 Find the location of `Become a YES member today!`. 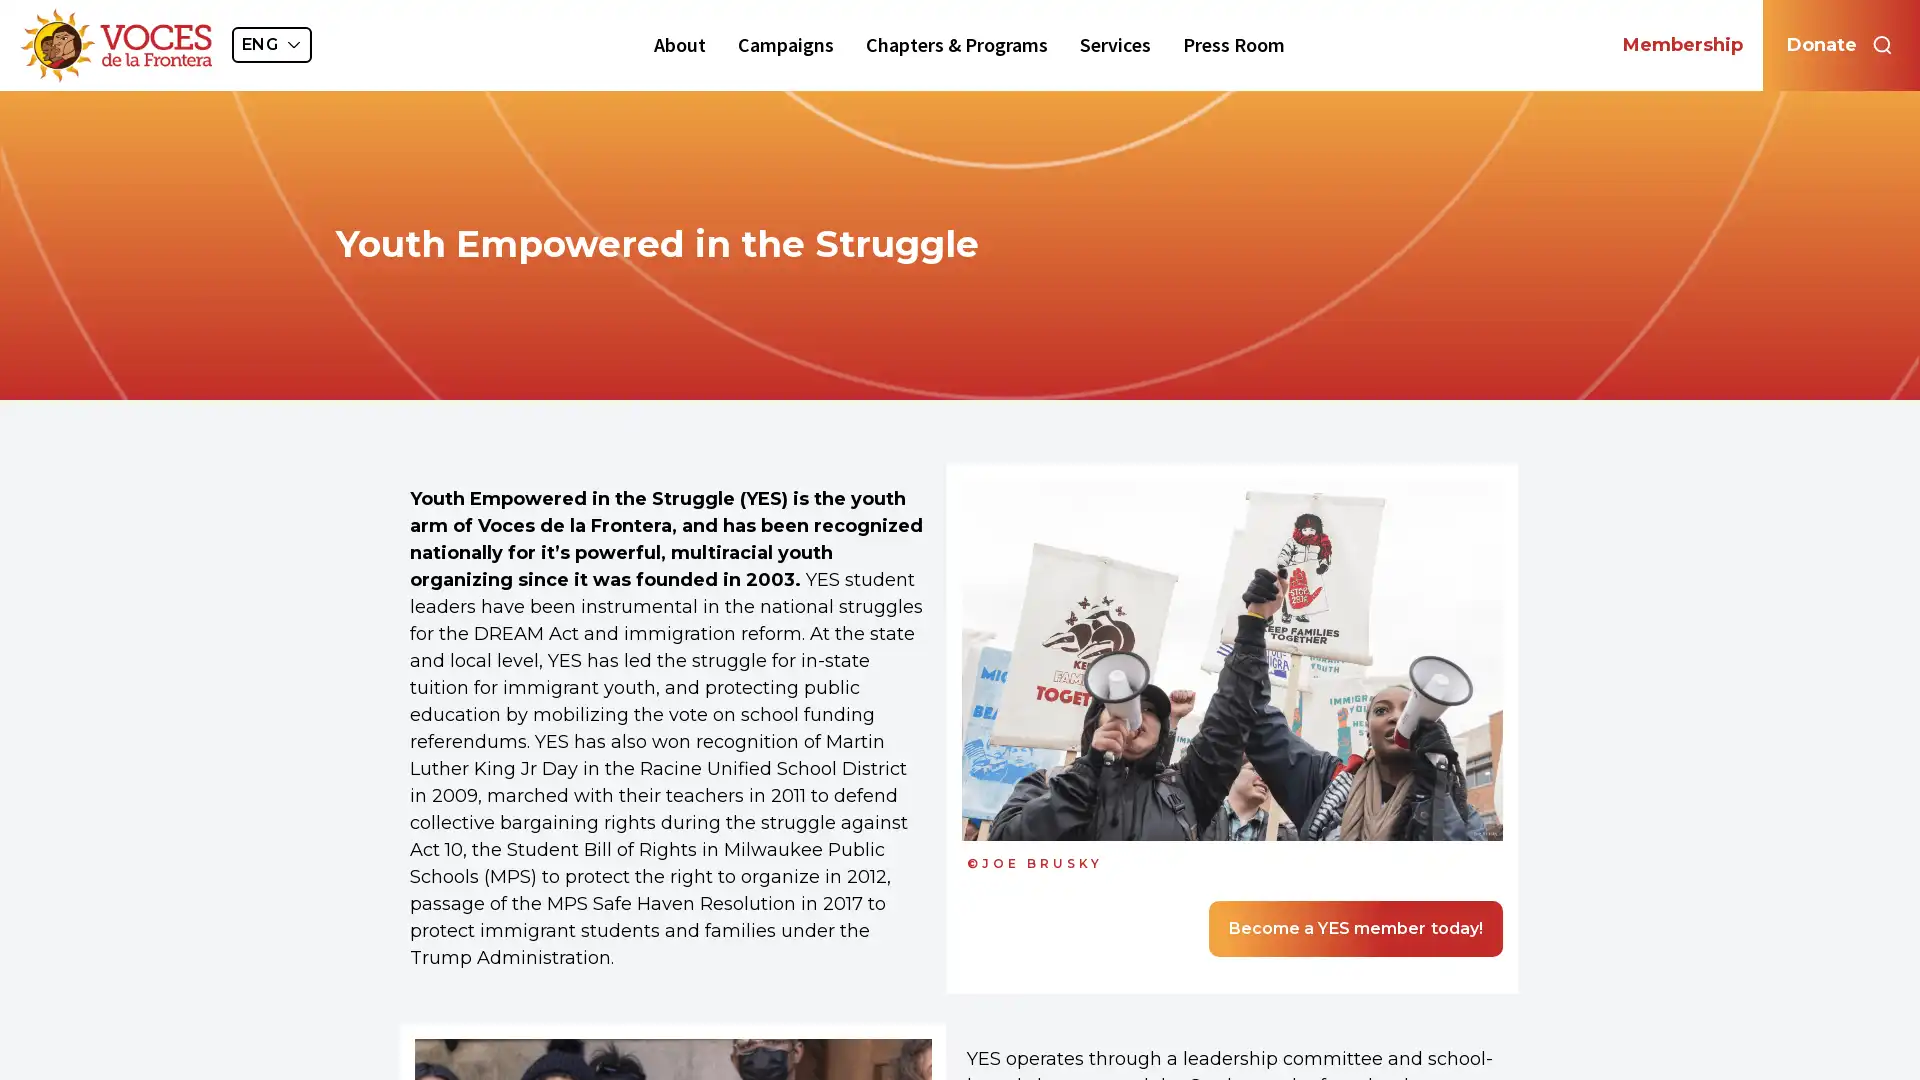

Become a YES member today! is located at coordinates (1355, 928).